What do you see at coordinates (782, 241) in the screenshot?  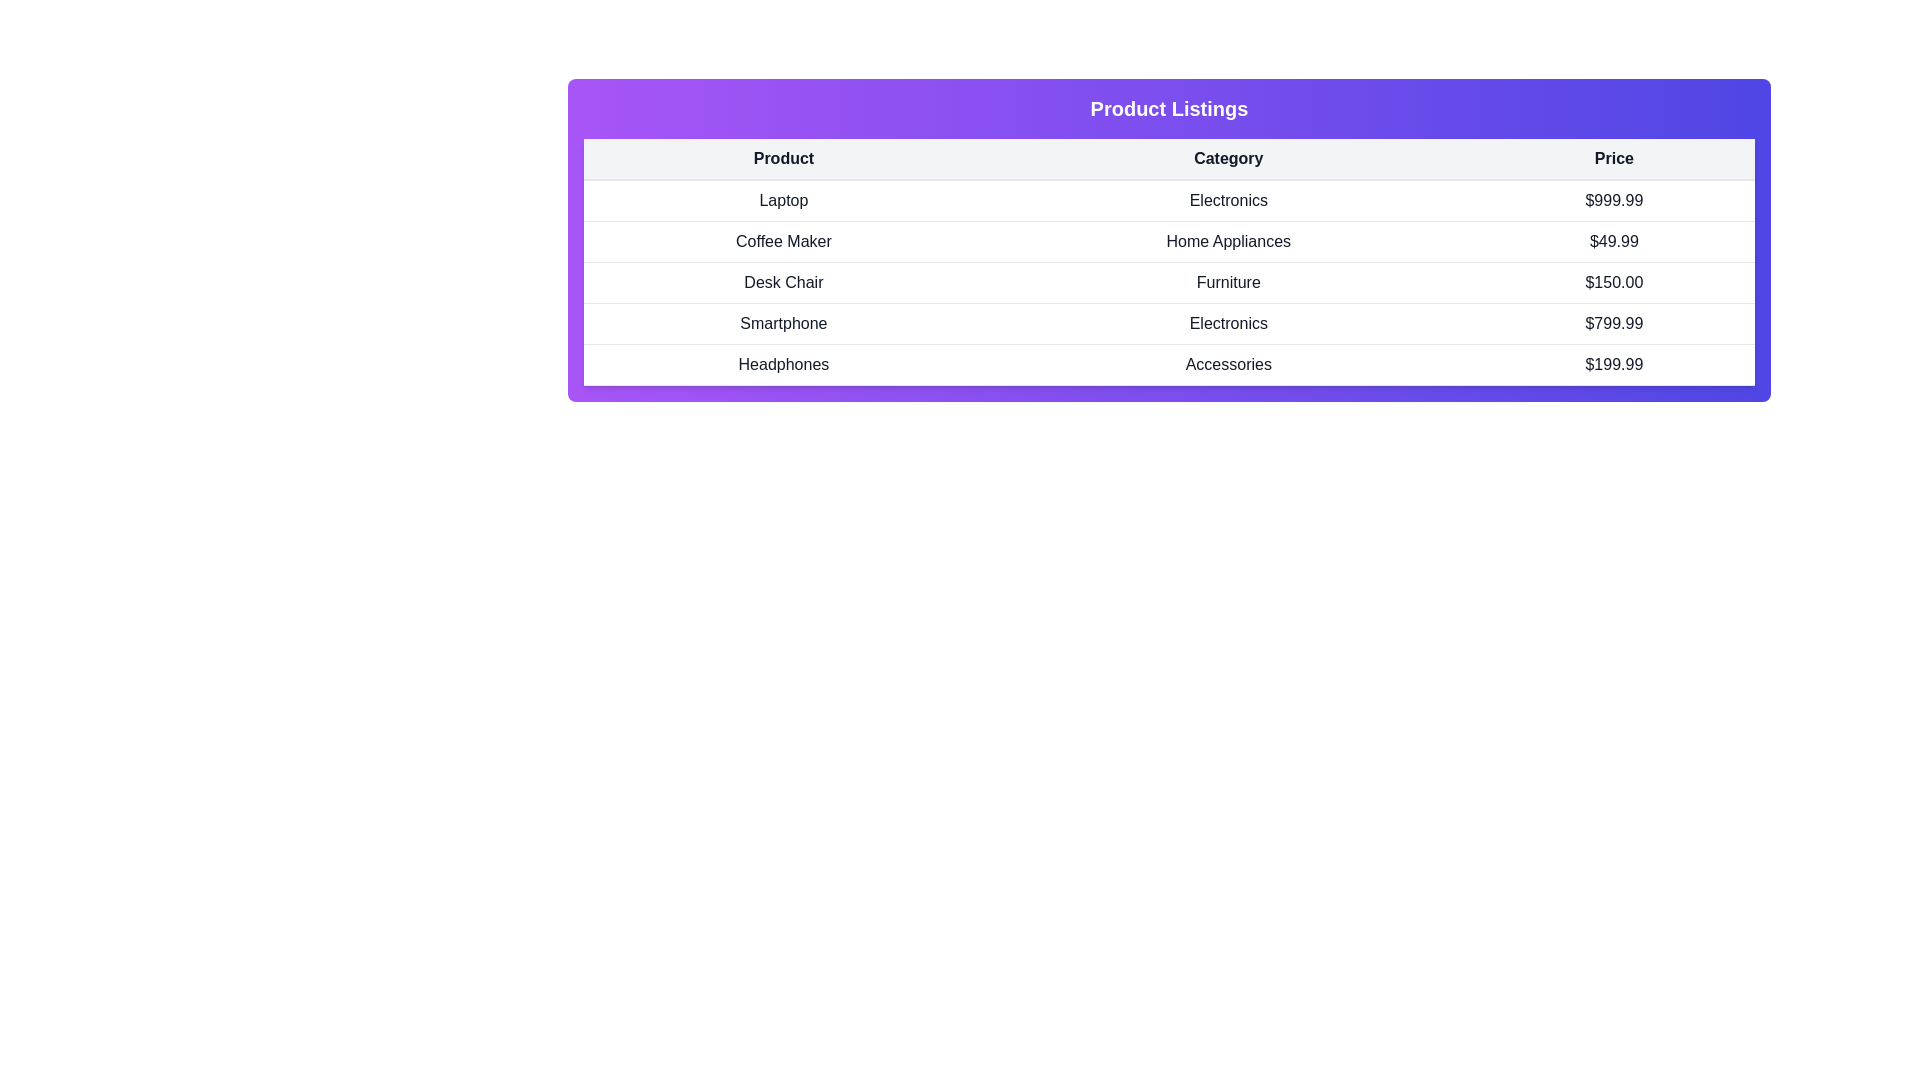 I see `the Text label that identifies the product entry for 'Home Appliances' in the second row of the product listing table` at bounding box center [782, 241].